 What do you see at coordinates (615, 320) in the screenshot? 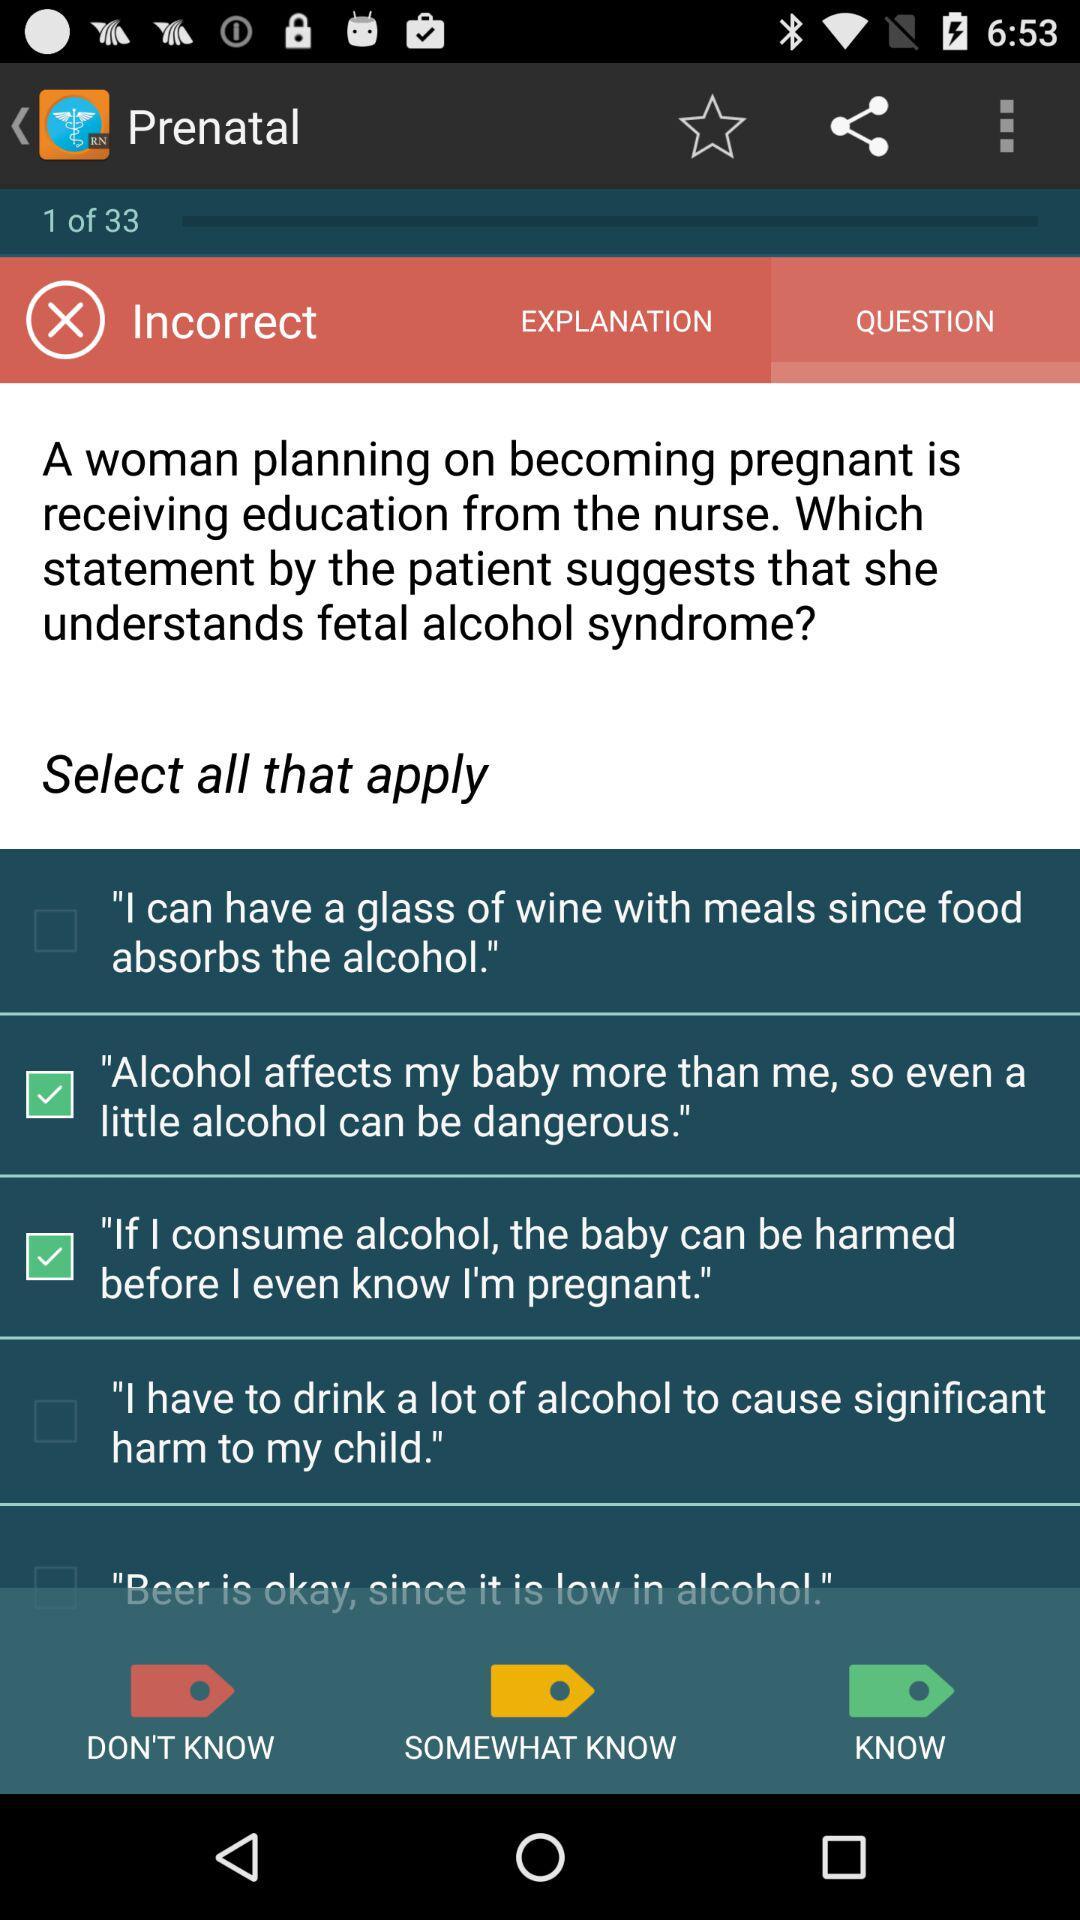
I see `item next to incorrect` at bounding box center [615, 320].